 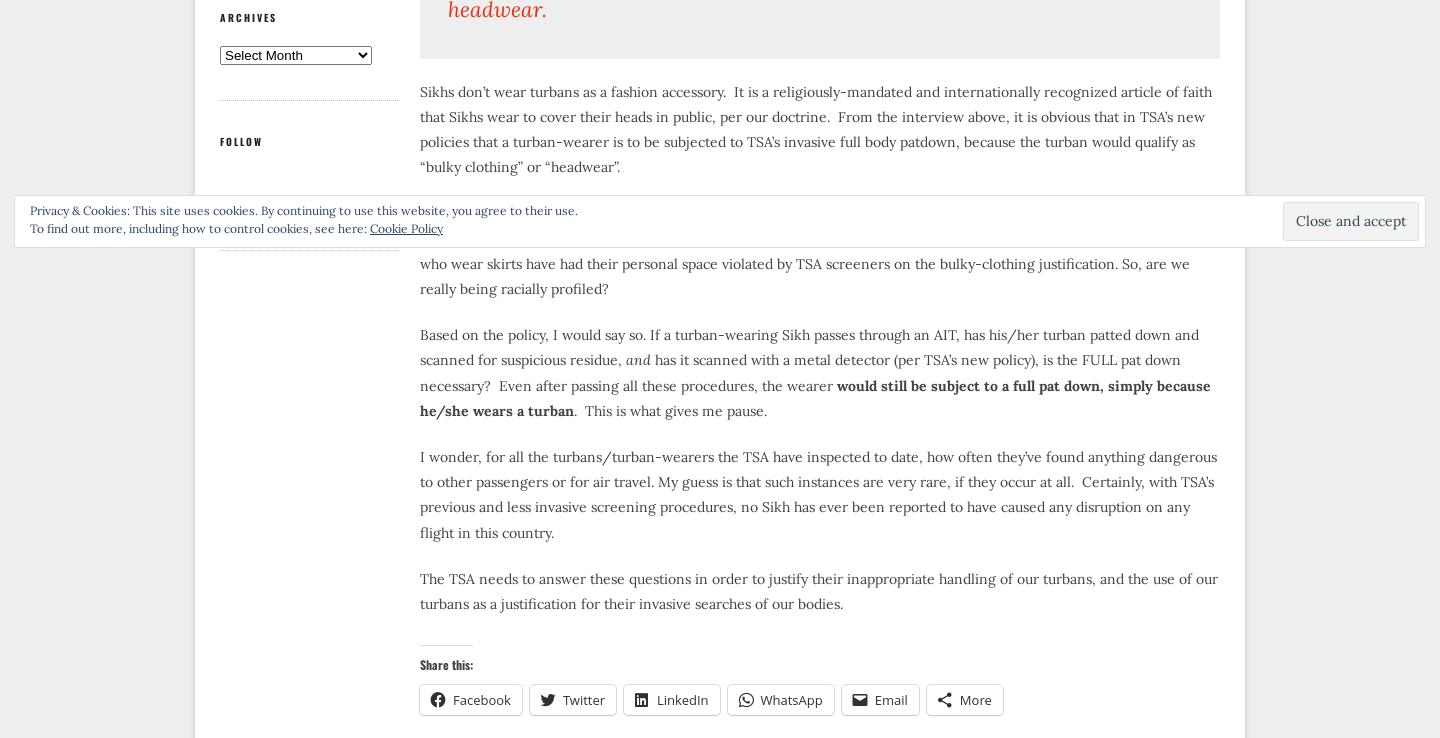 What do you see at coordinates (240, 140) in the screenshot?
I see `'Follow'` at bounding box center [240, 140].